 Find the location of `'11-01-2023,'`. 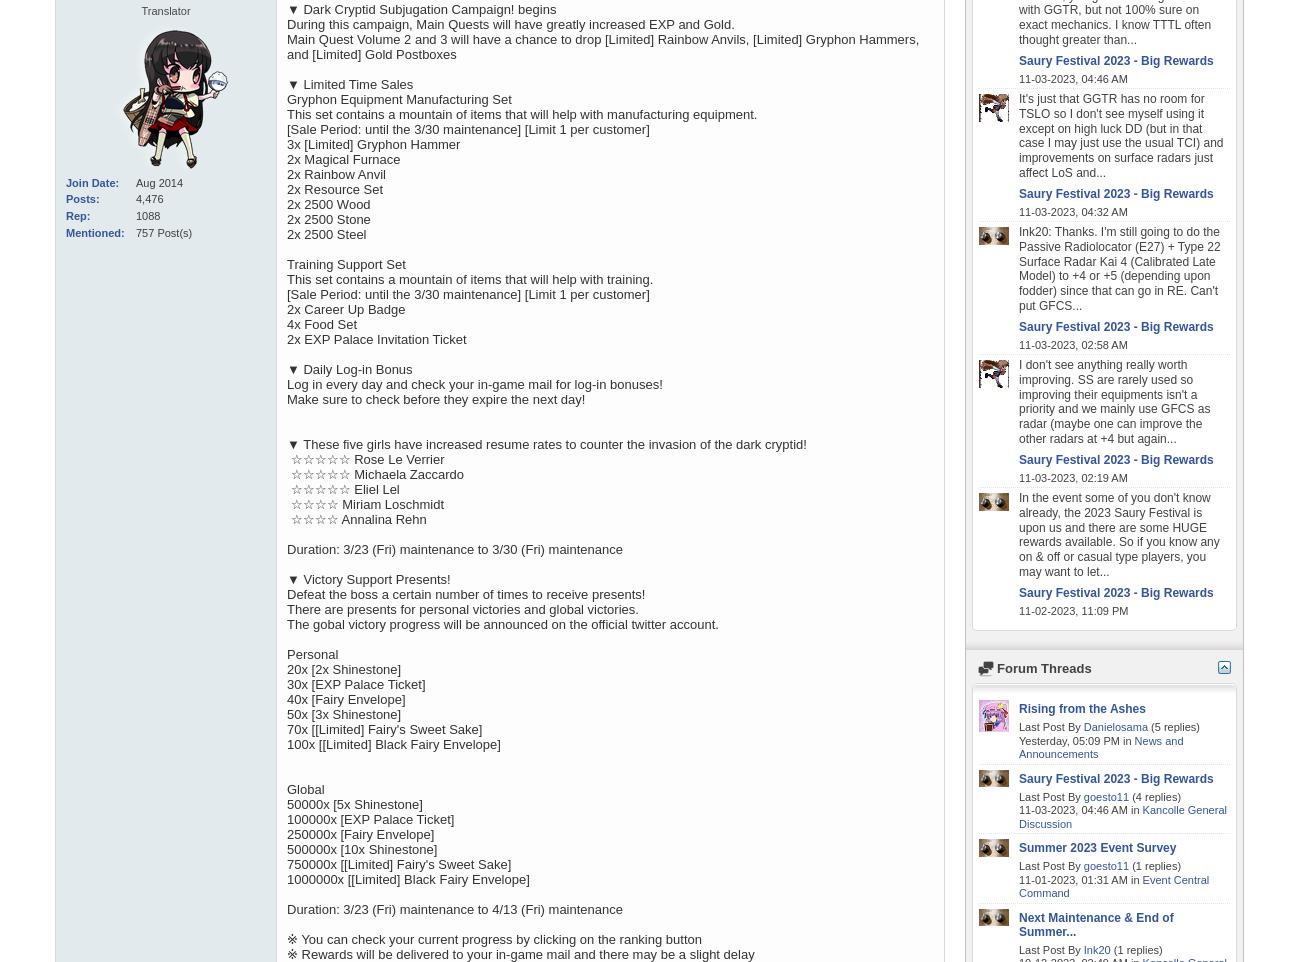

'11-01-2023,' is located at coordinates (1050, 877).